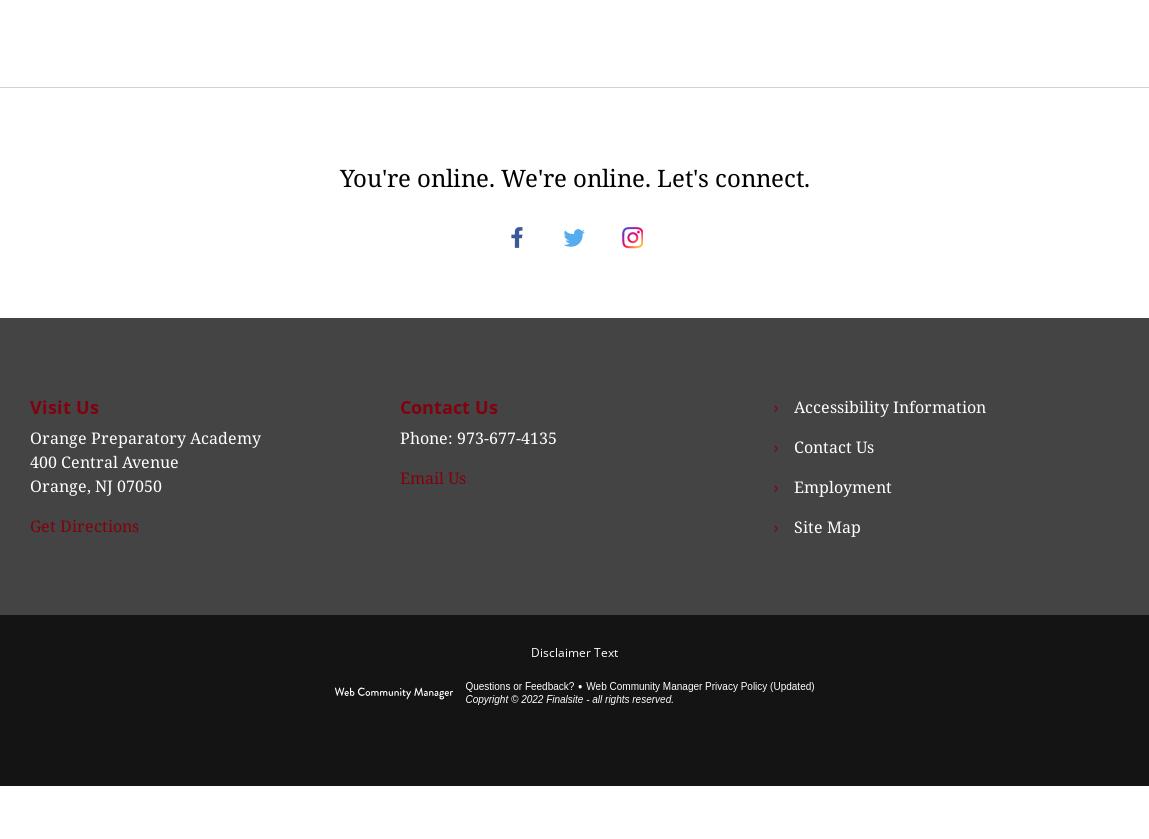  Describe the element at coordinates (567, 721) in the screenshot. I see `'Copyright © 2022 Finalsite - all rights reserved.'` at that location.